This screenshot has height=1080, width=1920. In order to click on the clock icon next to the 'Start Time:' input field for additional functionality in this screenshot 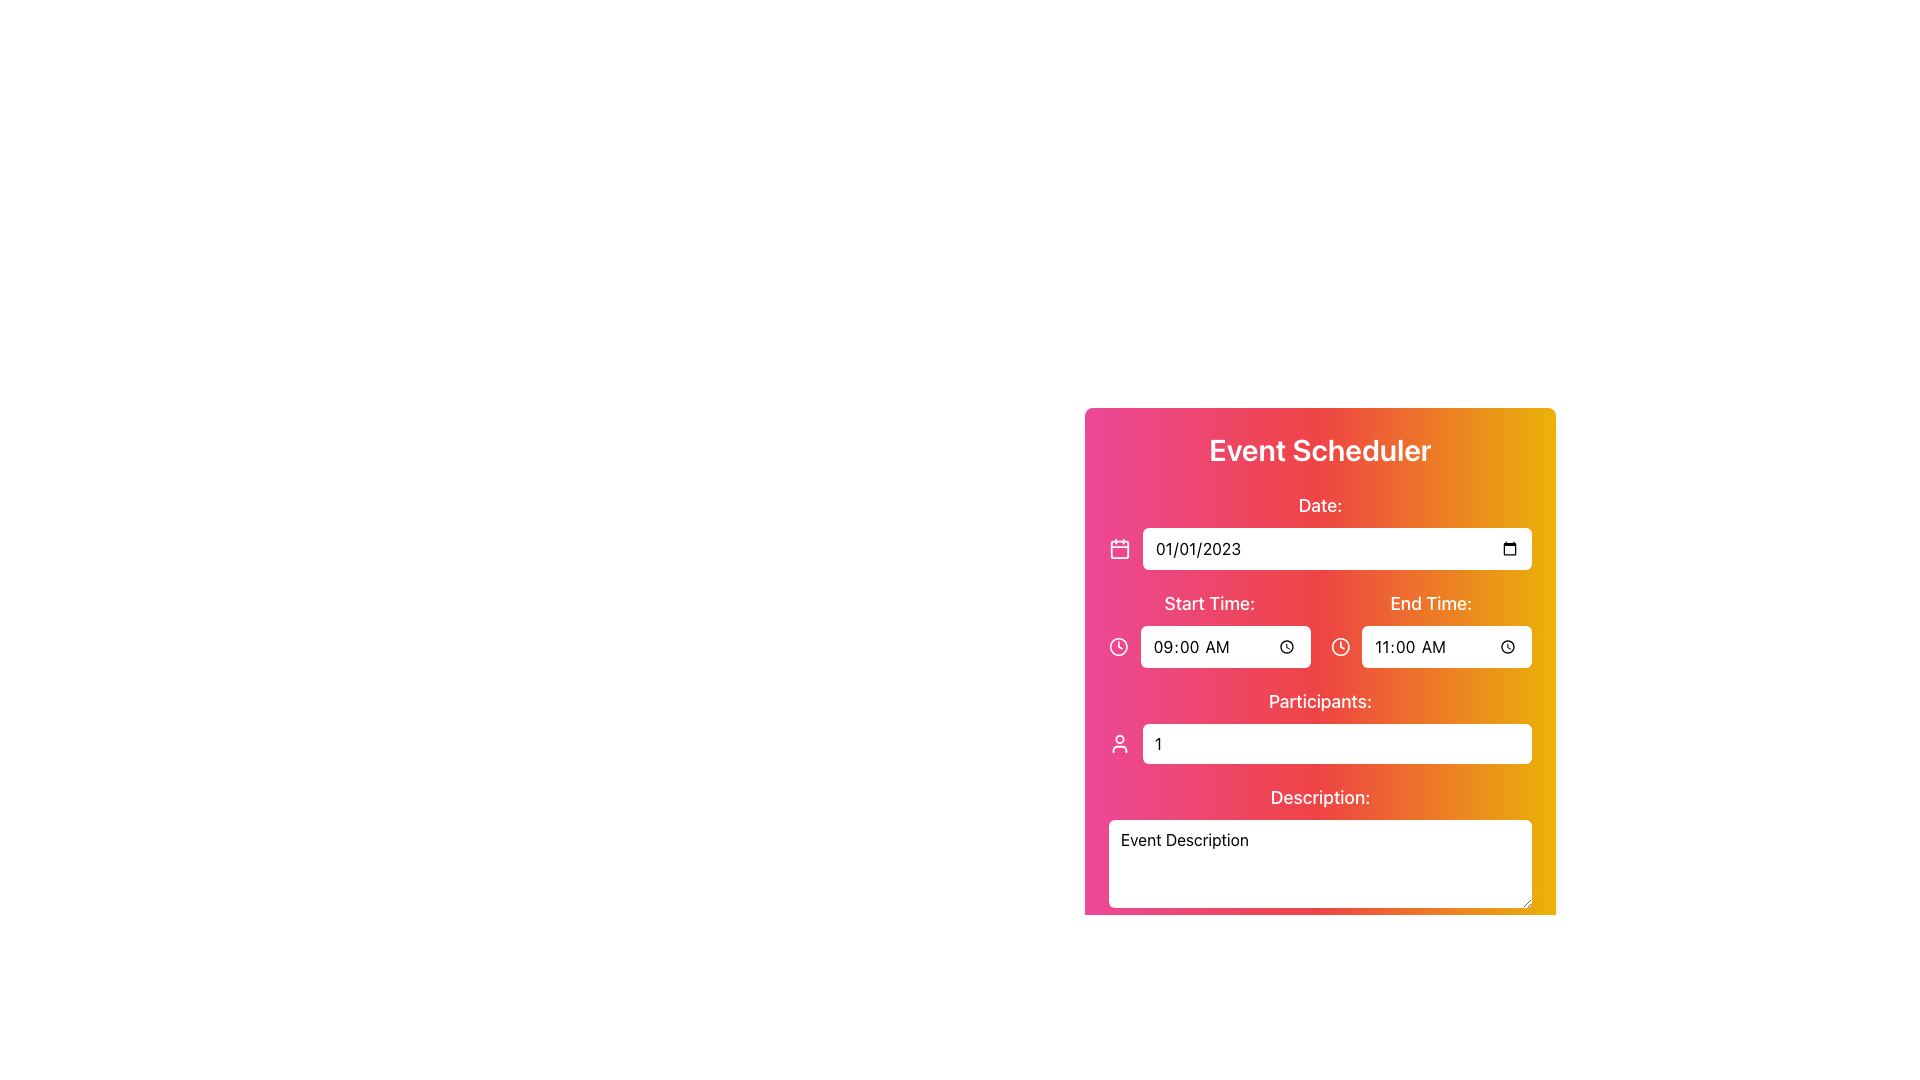, I will do `click(1208, 627)`.